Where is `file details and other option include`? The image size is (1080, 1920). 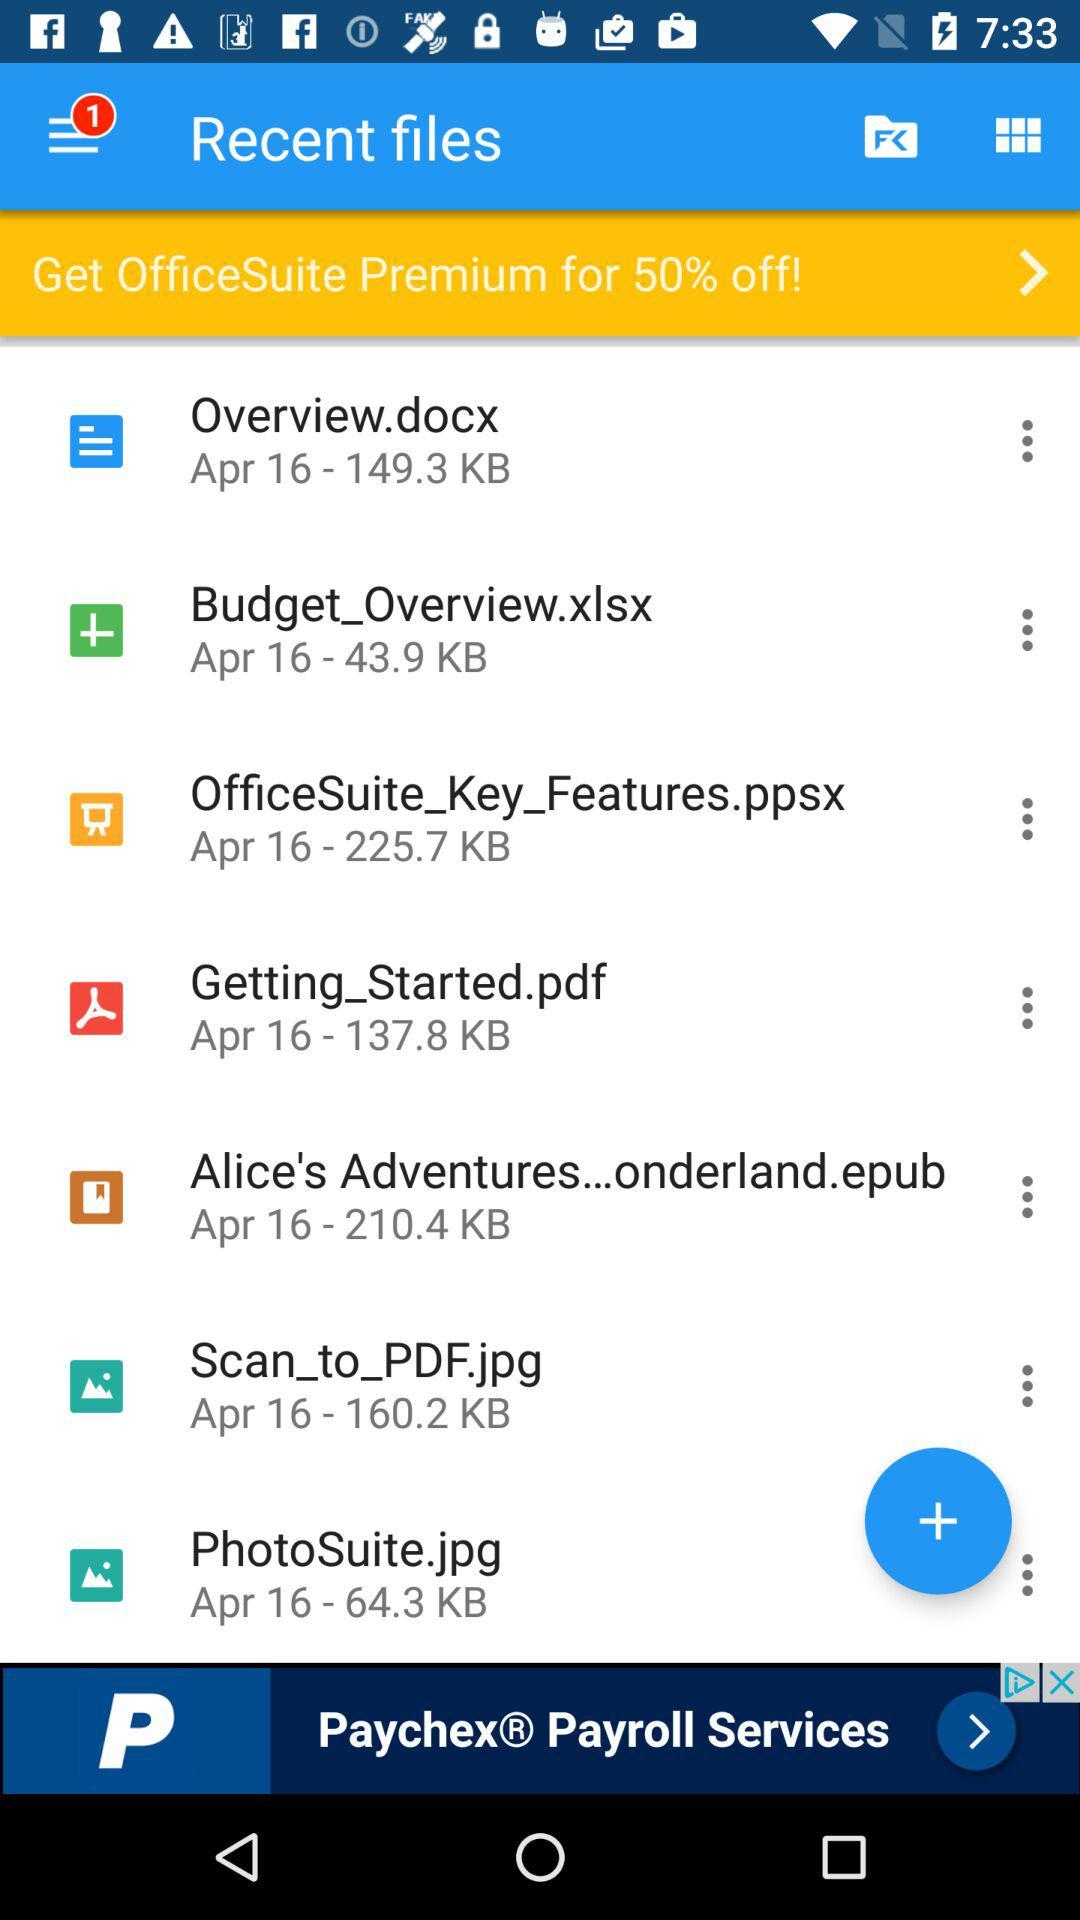
file details and other option include is located at coordinates (1027, 440).